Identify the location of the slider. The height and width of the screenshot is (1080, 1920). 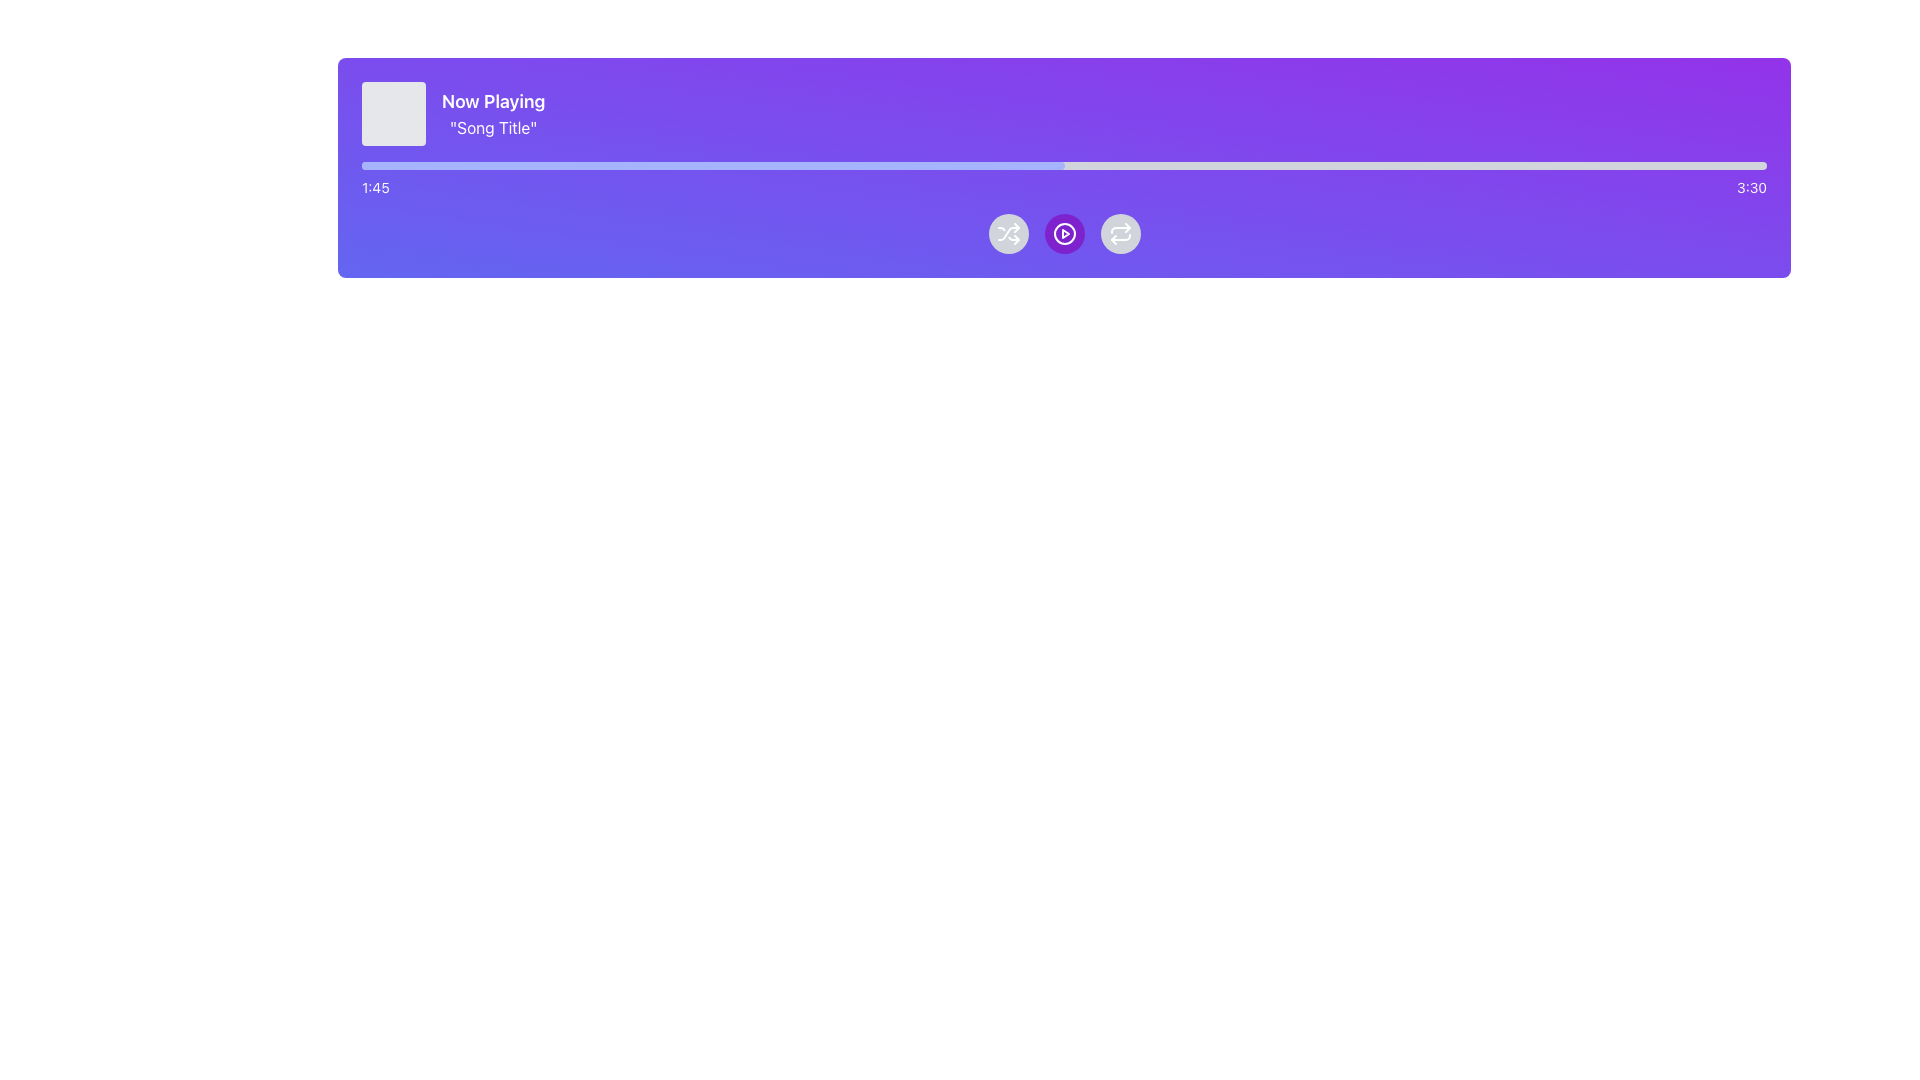
(909, 164).